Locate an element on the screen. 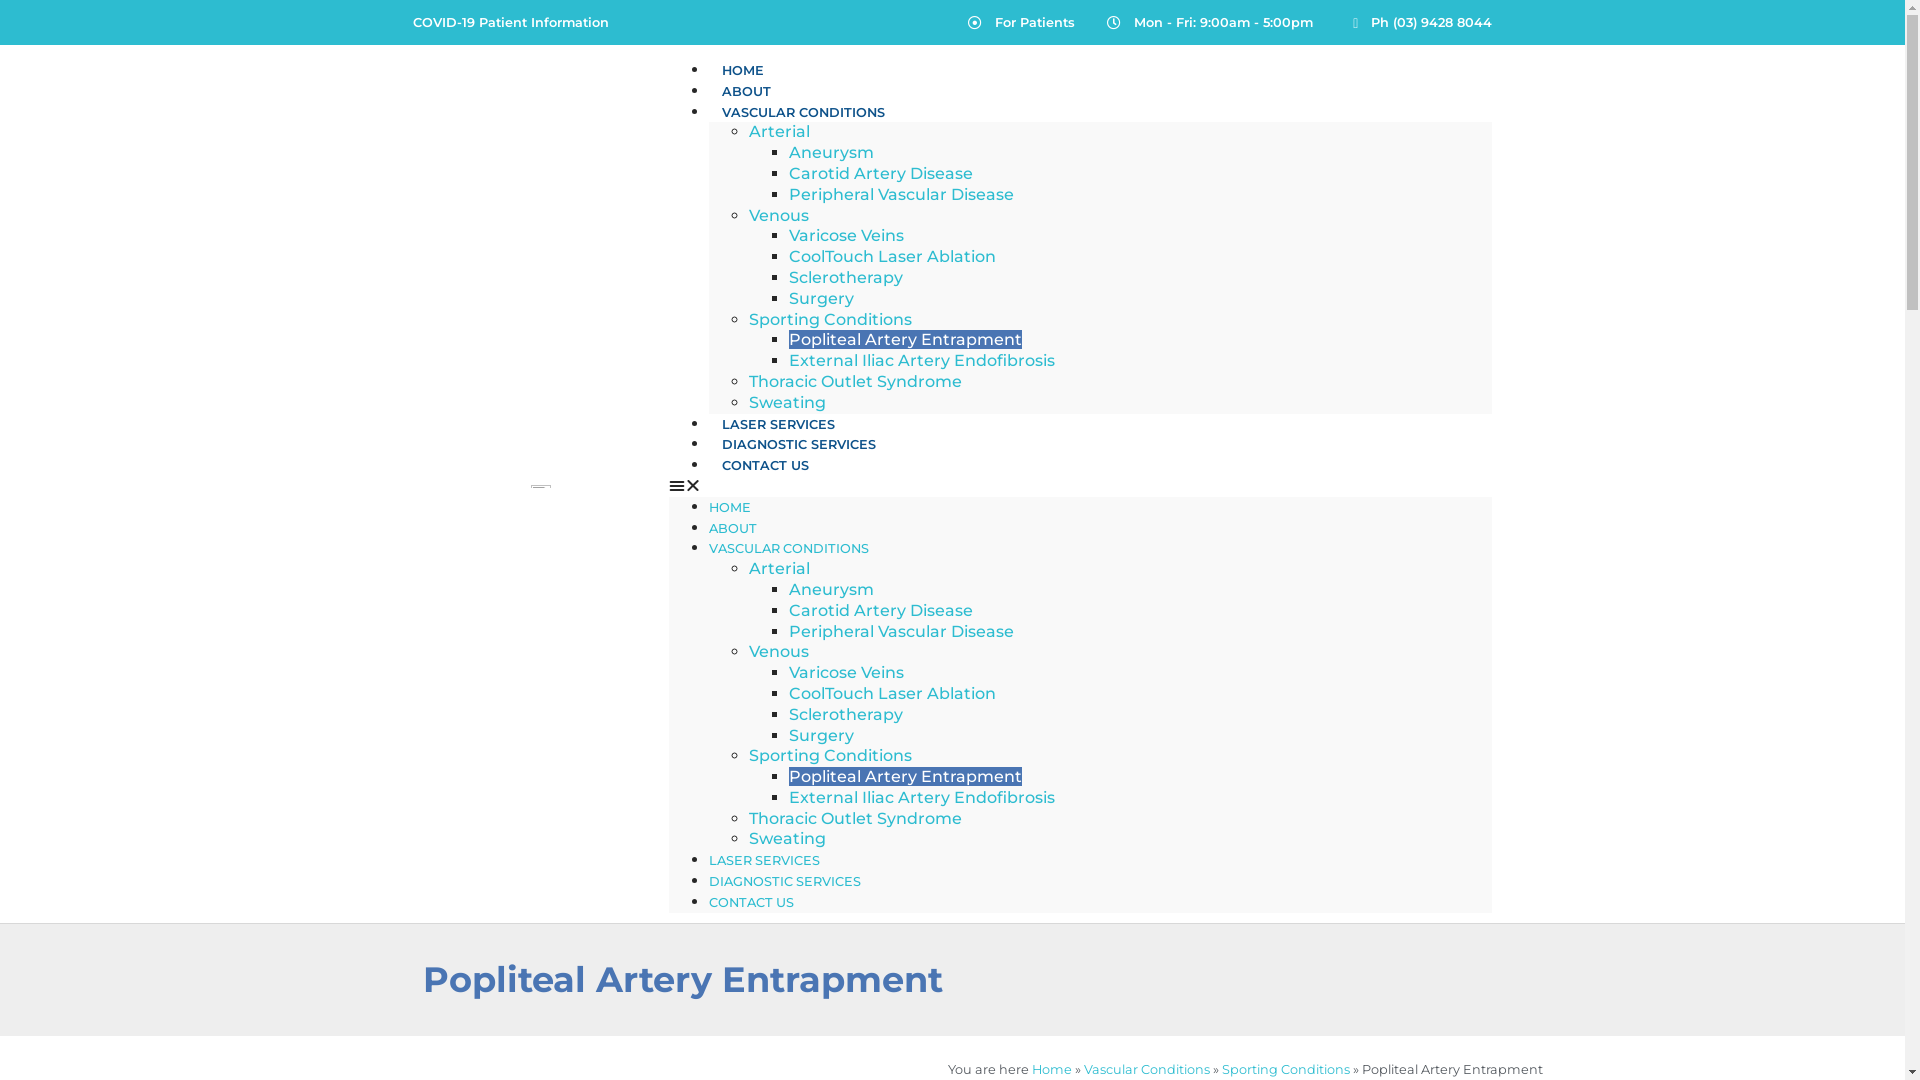 Image resolution: width=1920 pixels, height=1080 pixels. 'Peripheral Vascular Disease' is located at coordinates (900, 194).